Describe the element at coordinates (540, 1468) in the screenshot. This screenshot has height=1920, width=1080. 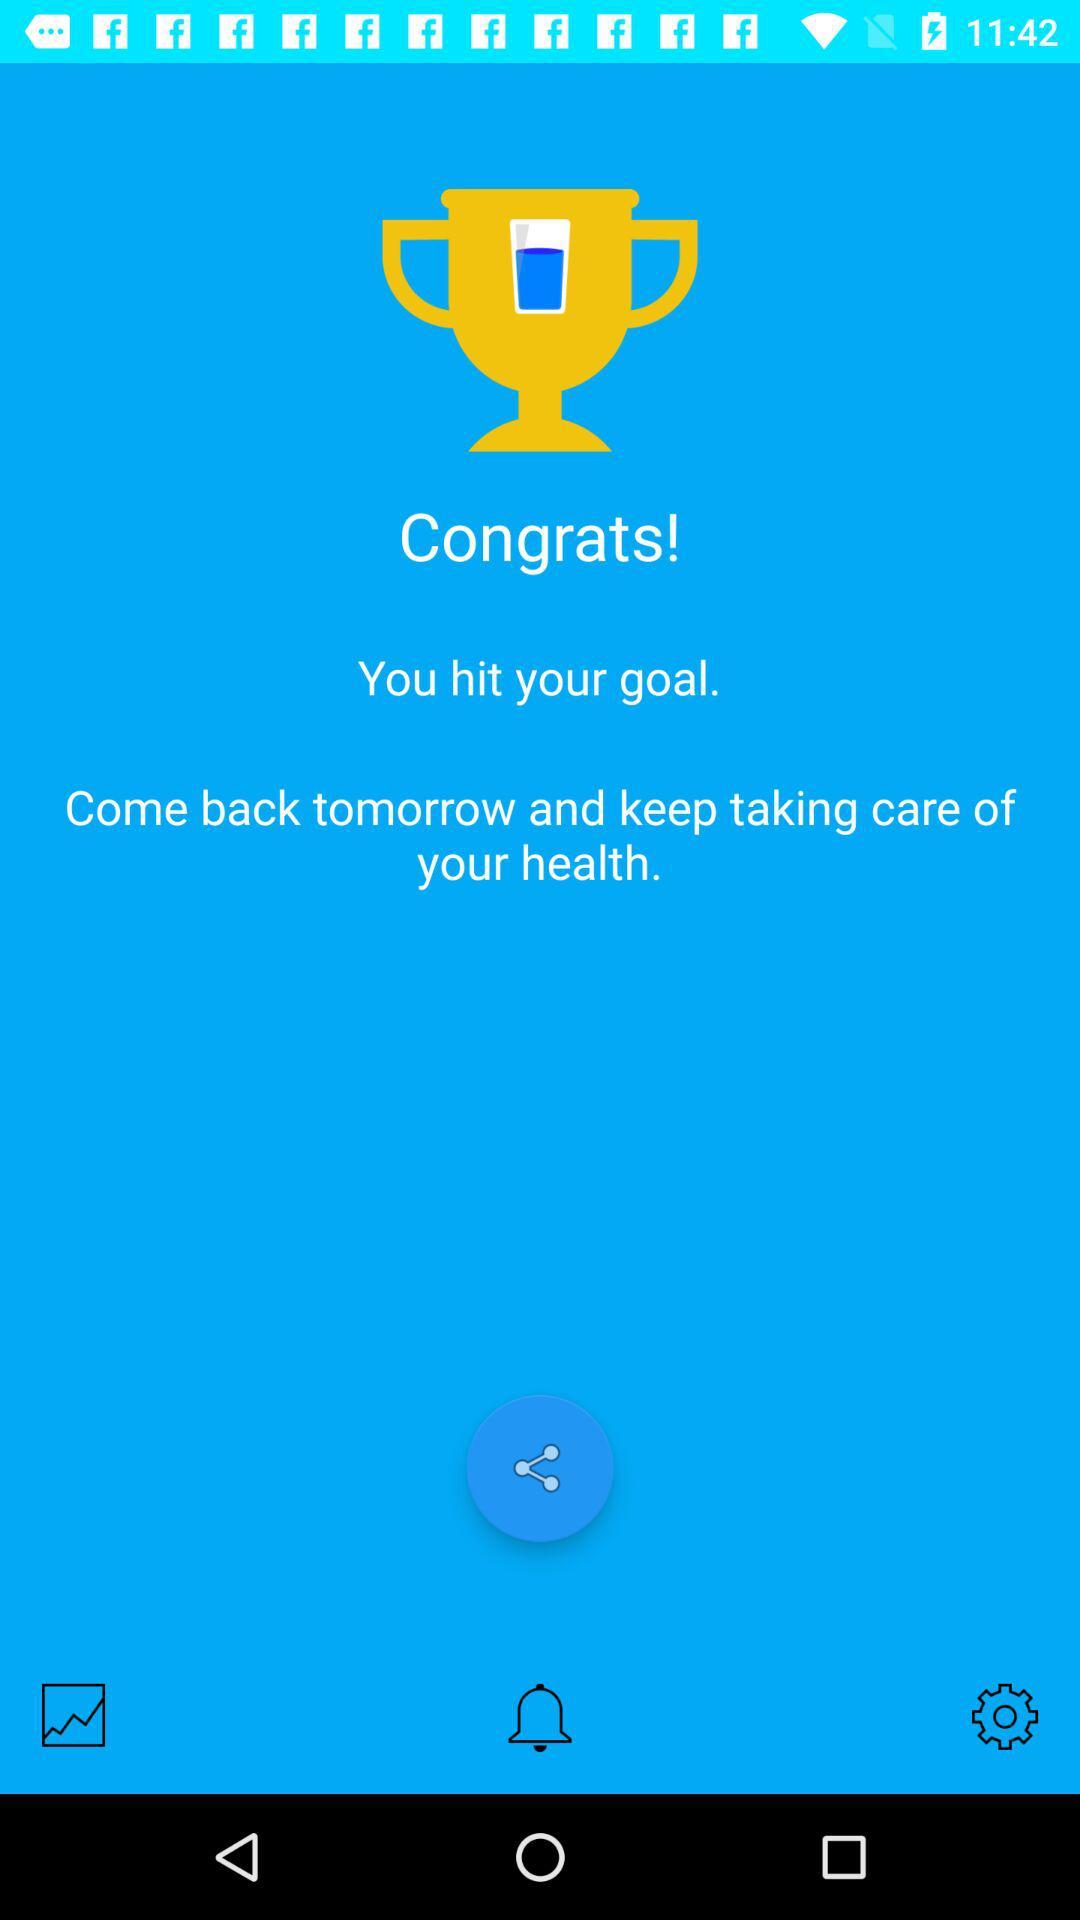
I see `the share icon` at that location.